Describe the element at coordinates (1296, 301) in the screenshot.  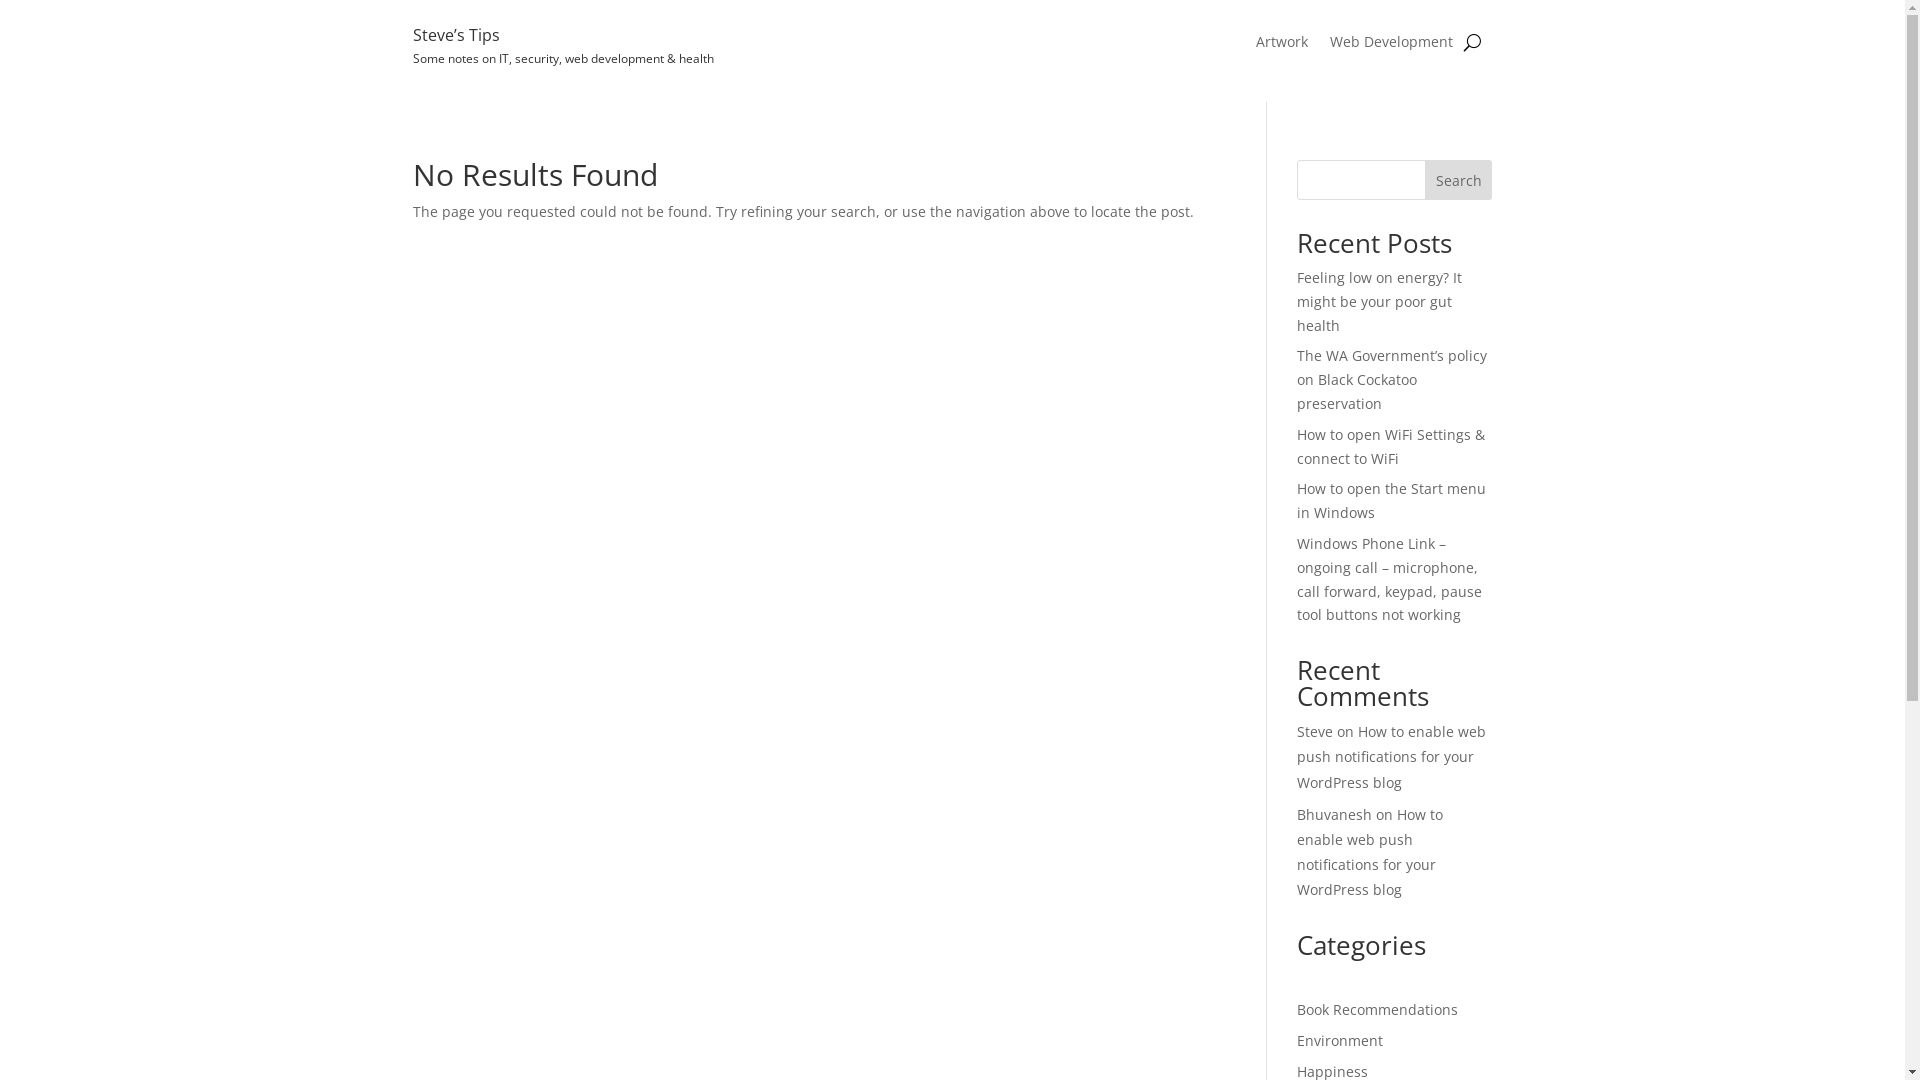
I see `'Feeling low on energy? It might be your poor gut health'` at that location.